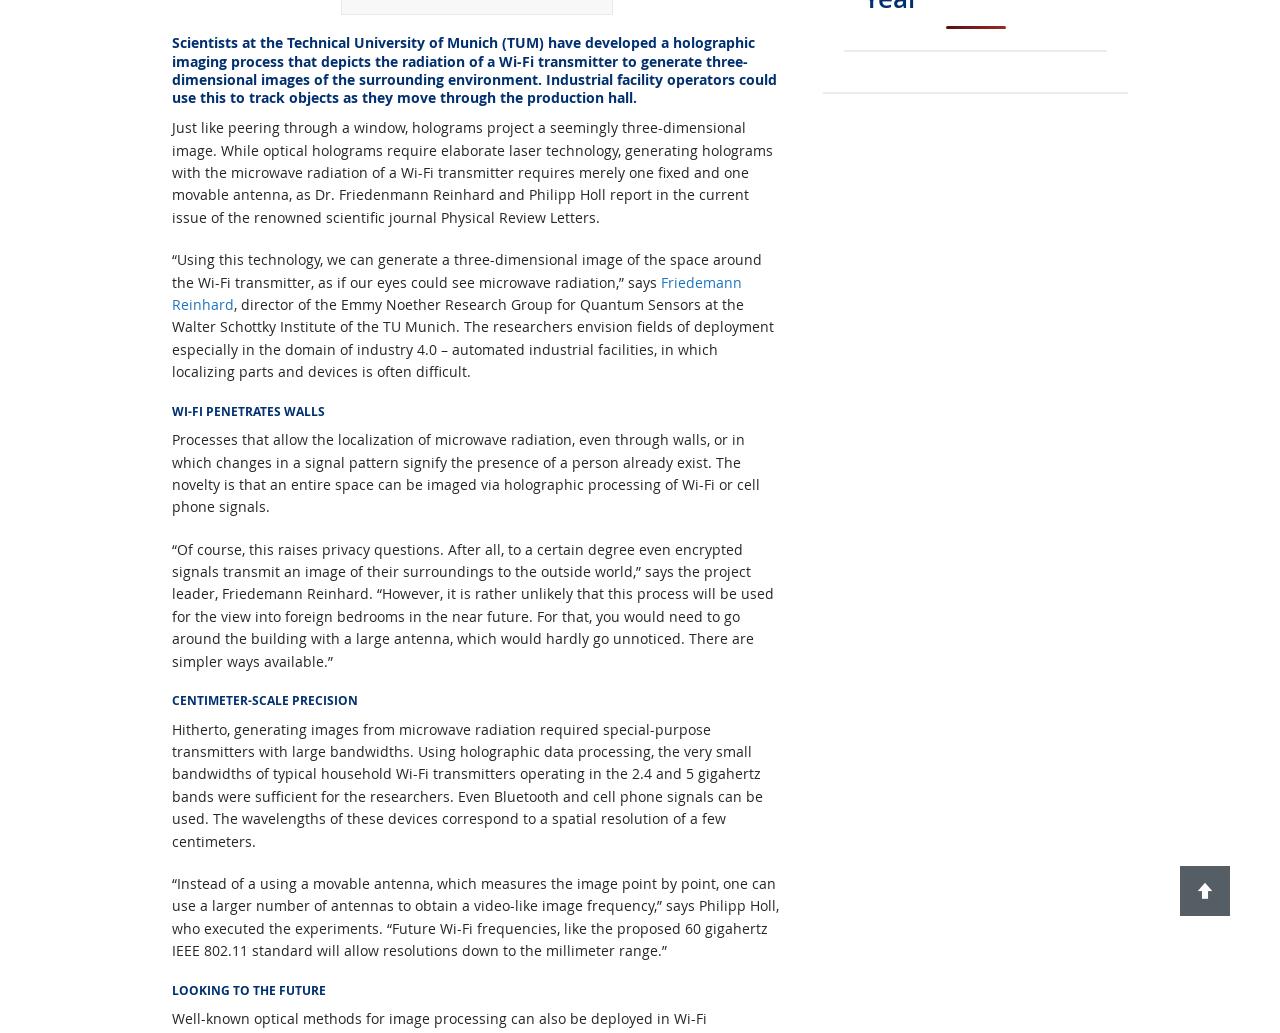 The width and height of the screenshot is (1280, 1033). I want to click on 'Hitherto, generating images from microwave radiation required special-purpose transmitters with large bandwidths. Using holographic data processing, the very small bandwidths of typical household Wi-Fi transmitters operating in the 2.4 and 5 gigahertz bands were sufficient for the researchers. Even Bluetooth and cell phone signals can be used. The wavelengths of these devices correspond to a spatial resolution of a few centimeters.', so click(466, 784).